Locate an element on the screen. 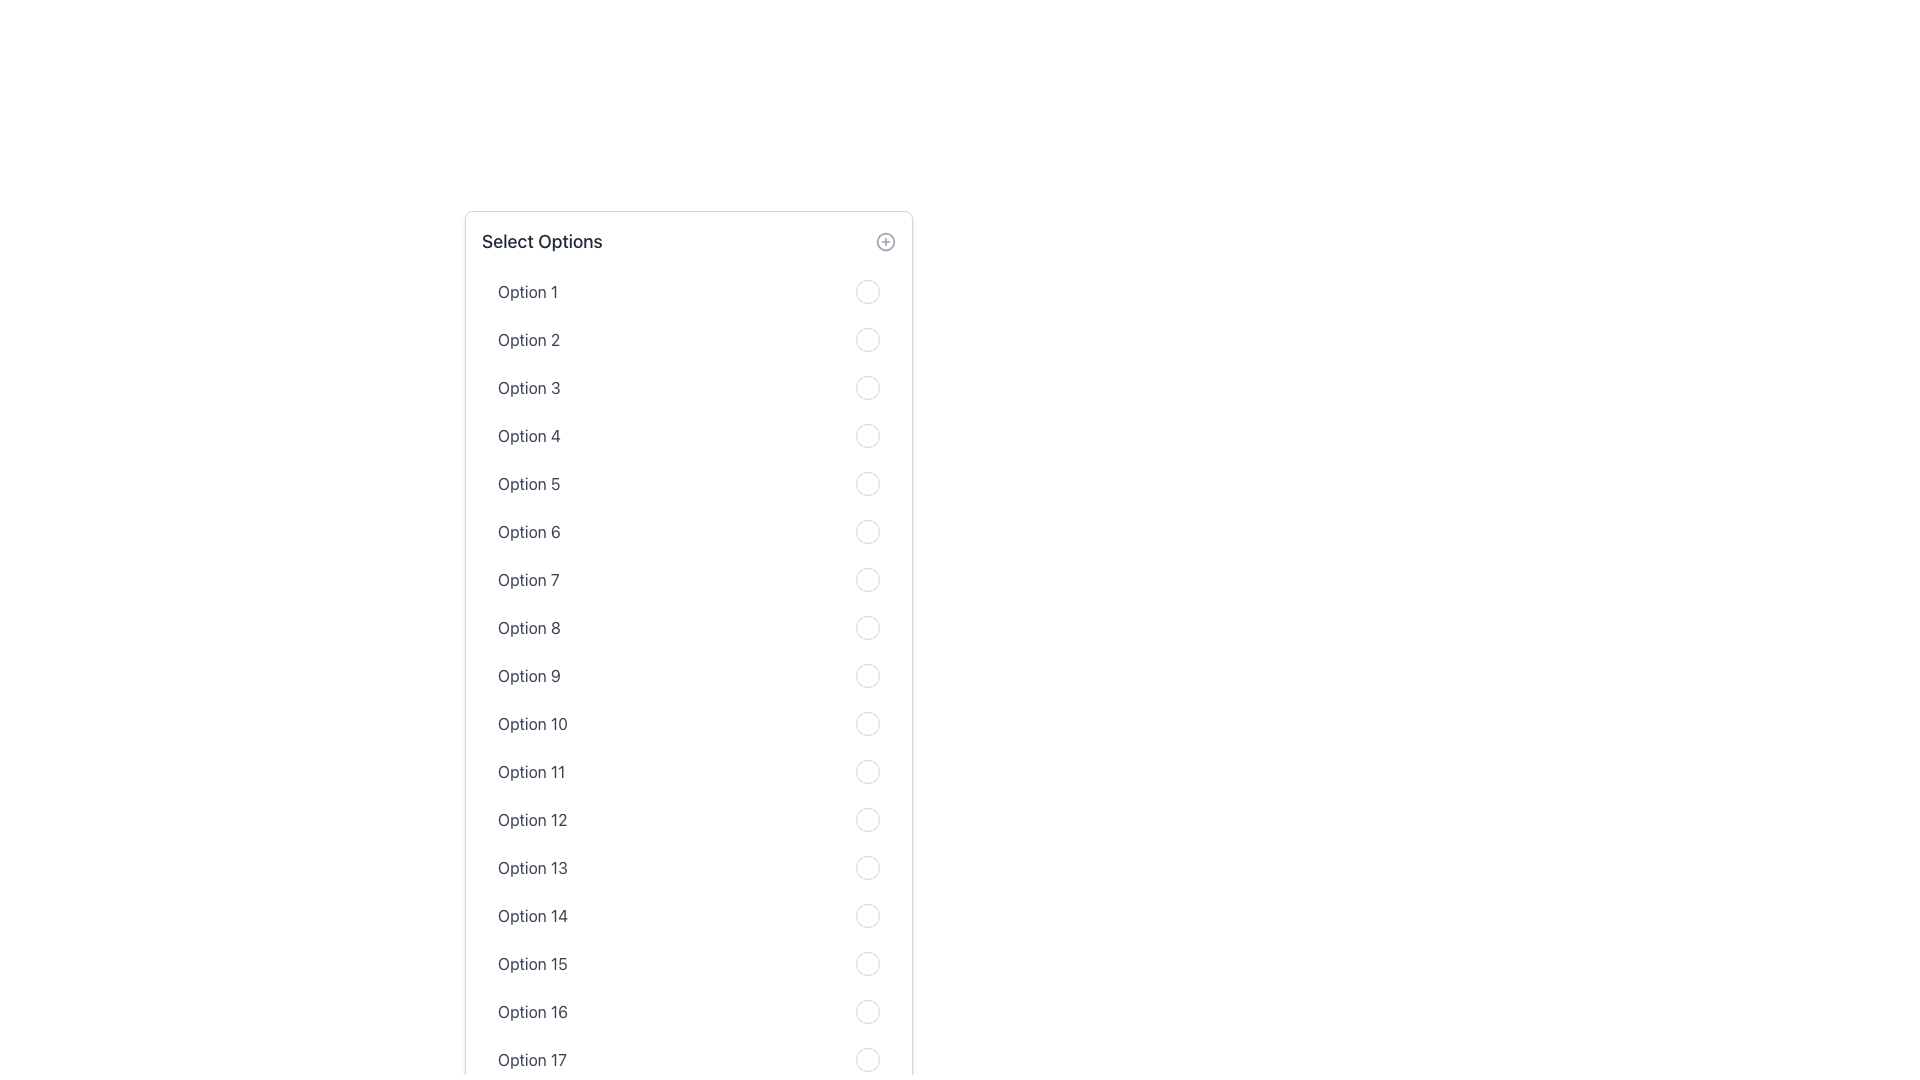  the text label for 'Option 8' is located at coordinates (529, 627).